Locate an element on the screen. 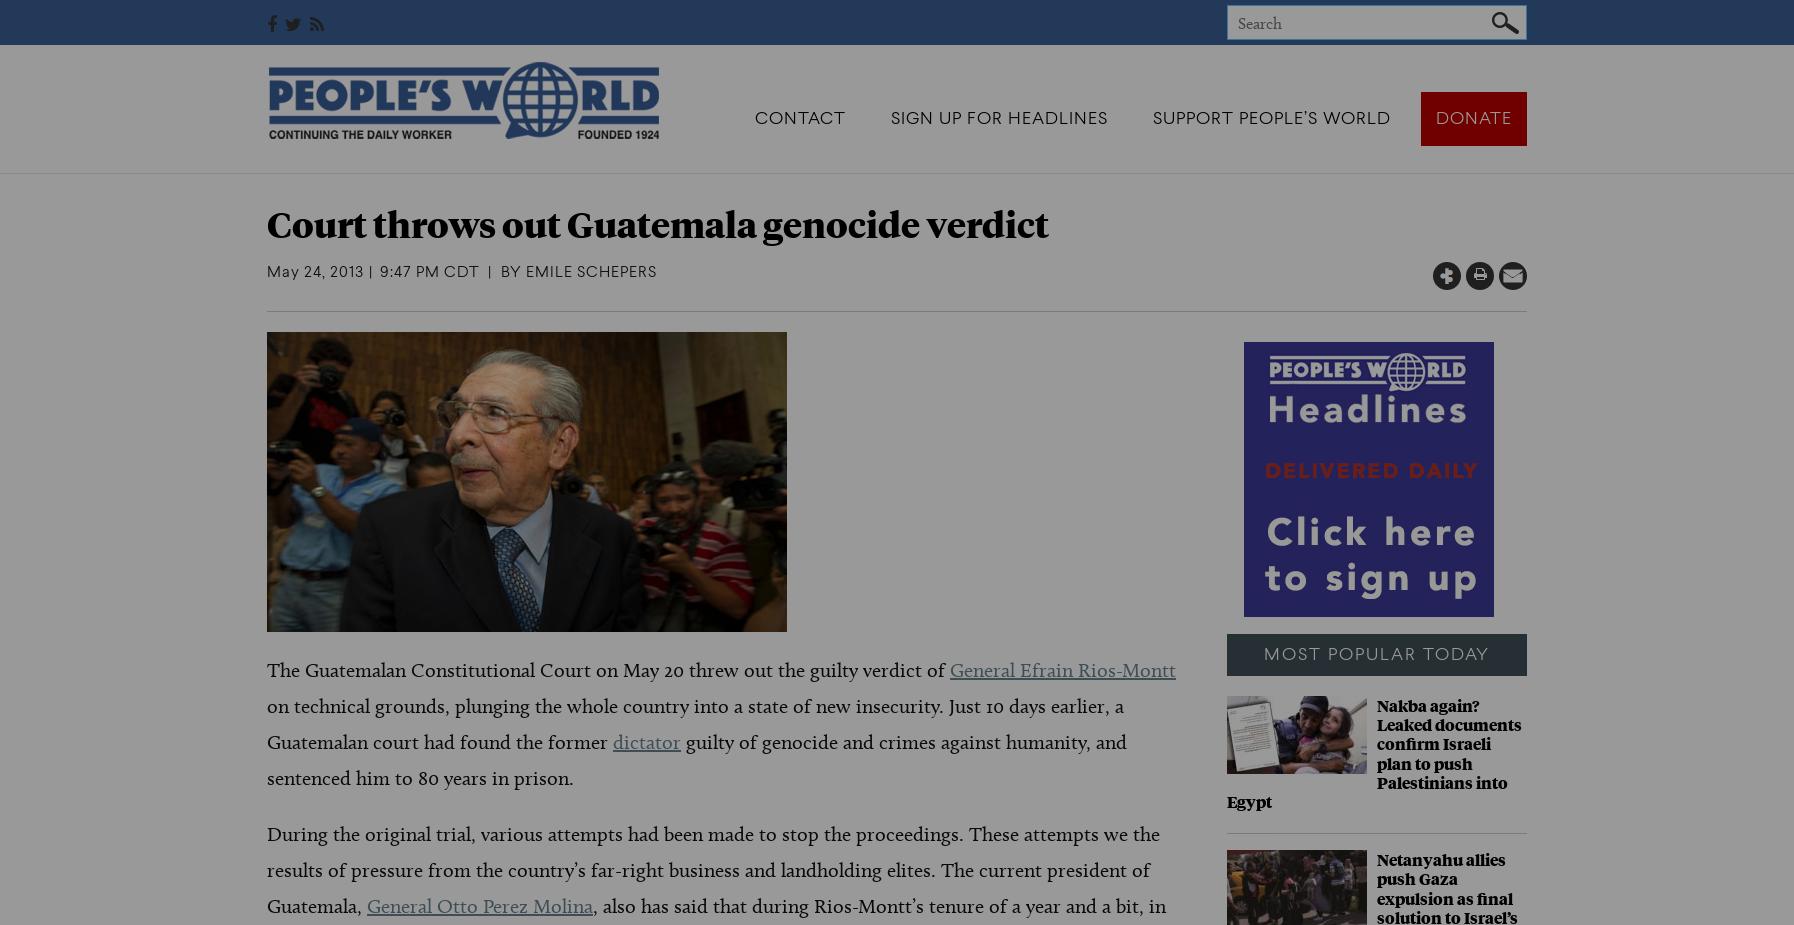 This screenshot has width=1794, height=925. 'dictator' is located at coordinates (613, 742).